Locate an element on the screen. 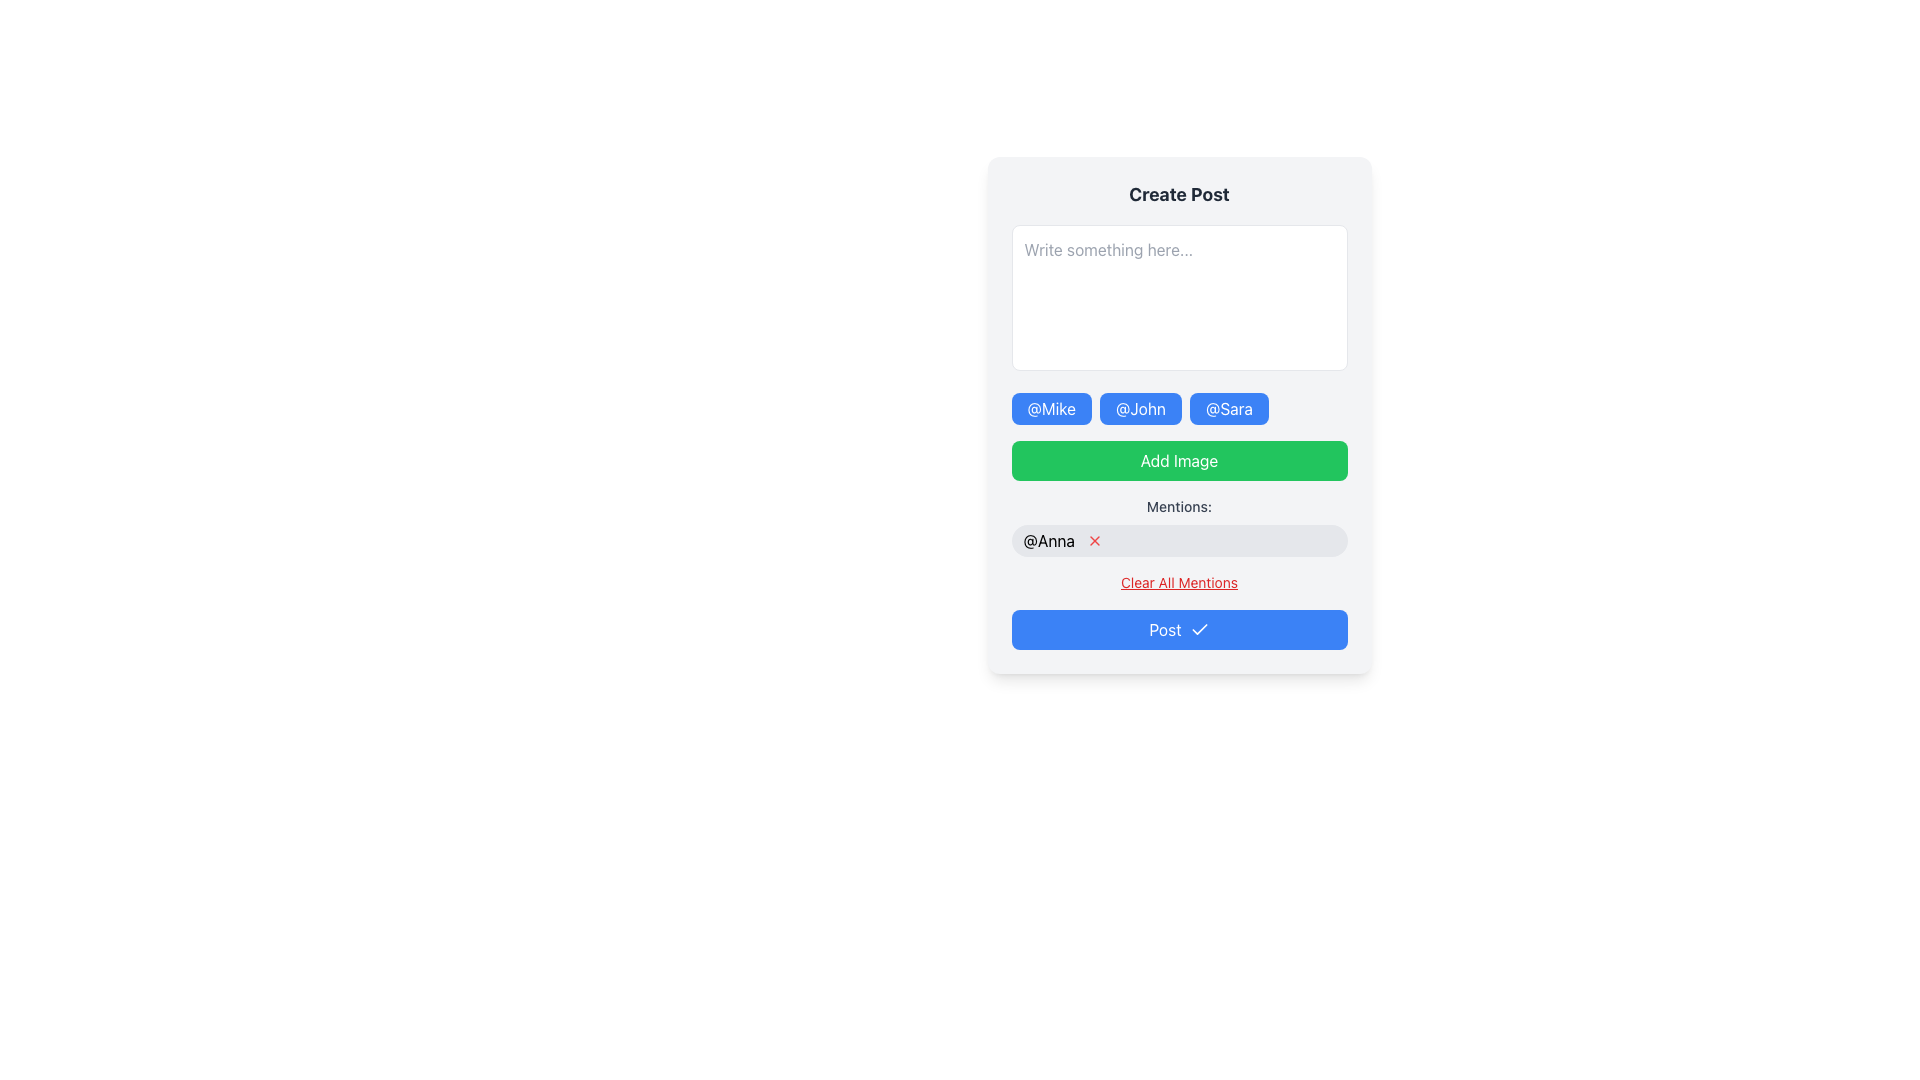 Image resolution: width=1920 pixels, height=1080 pixels. the small SVG-based checkmark icon located beneath the 'Mentions:' label, adjacent to the '@Anna' mention is located at coordinates (1199, 628).